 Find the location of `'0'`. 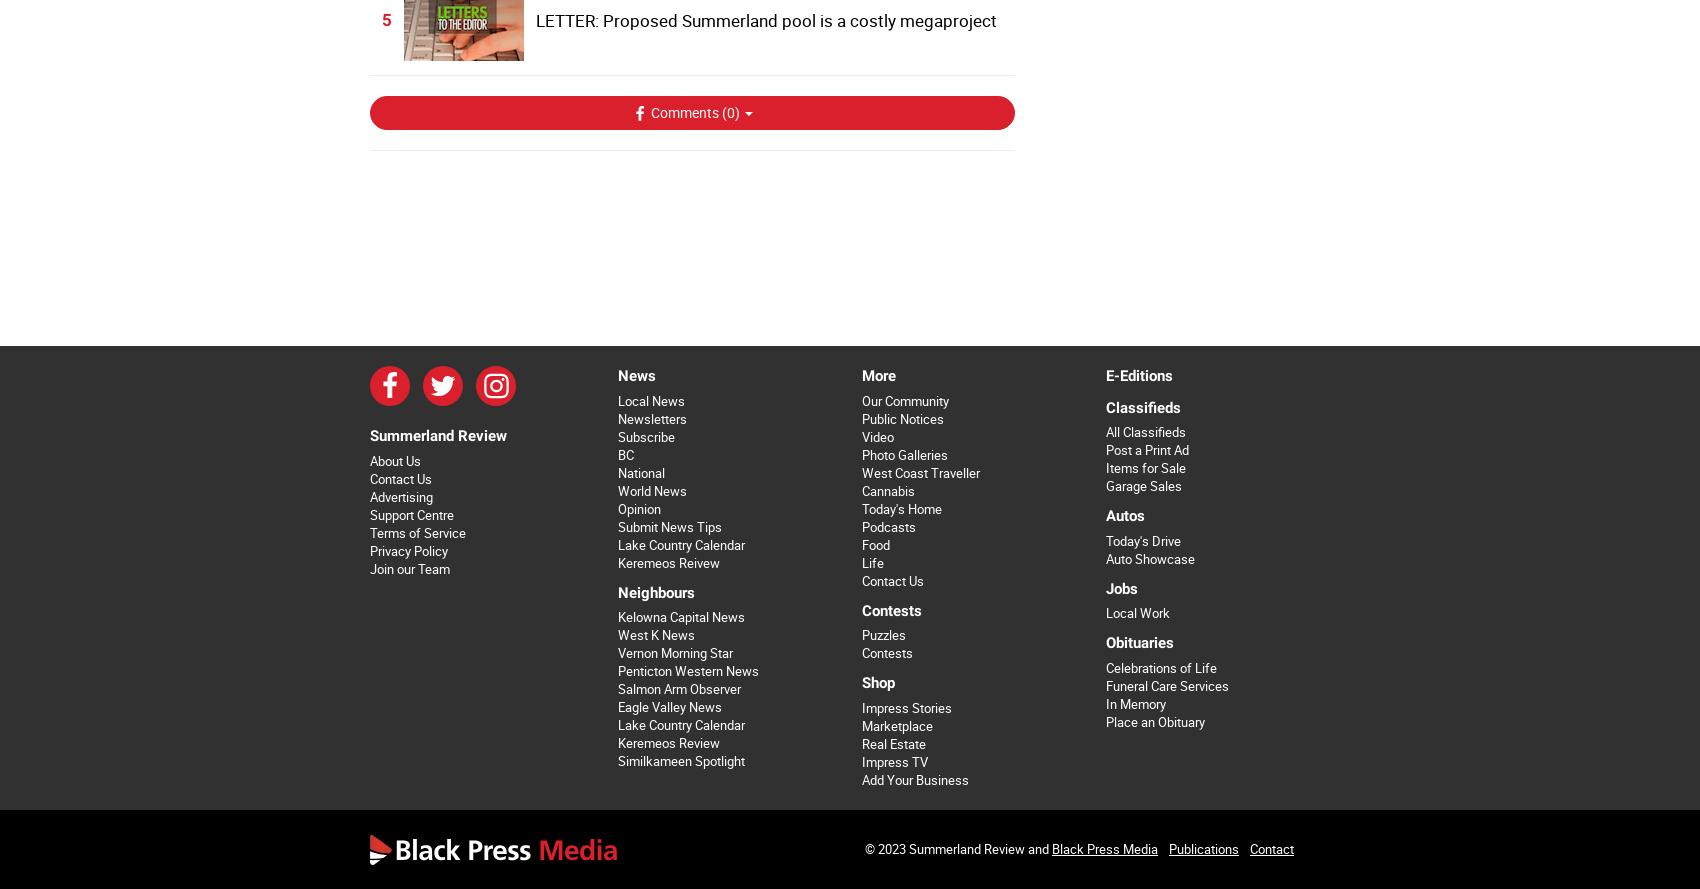

'0' is located at coordinates (731, 111).